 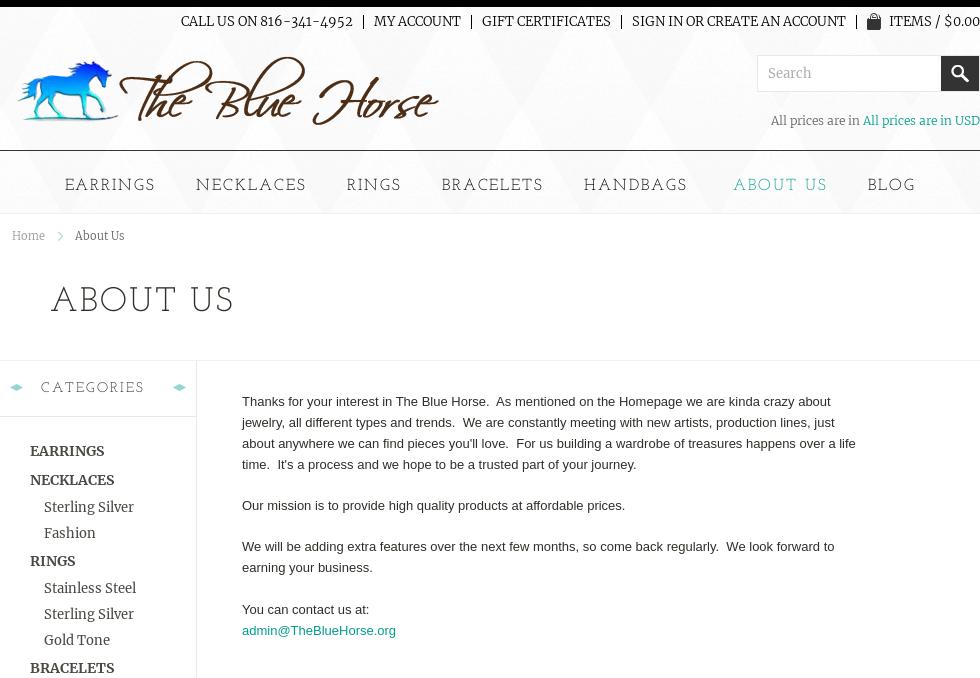 What do you see at coordinates (891, 185) in the screenshot?
I see `'Blog'` at bounding box center [891, 185].